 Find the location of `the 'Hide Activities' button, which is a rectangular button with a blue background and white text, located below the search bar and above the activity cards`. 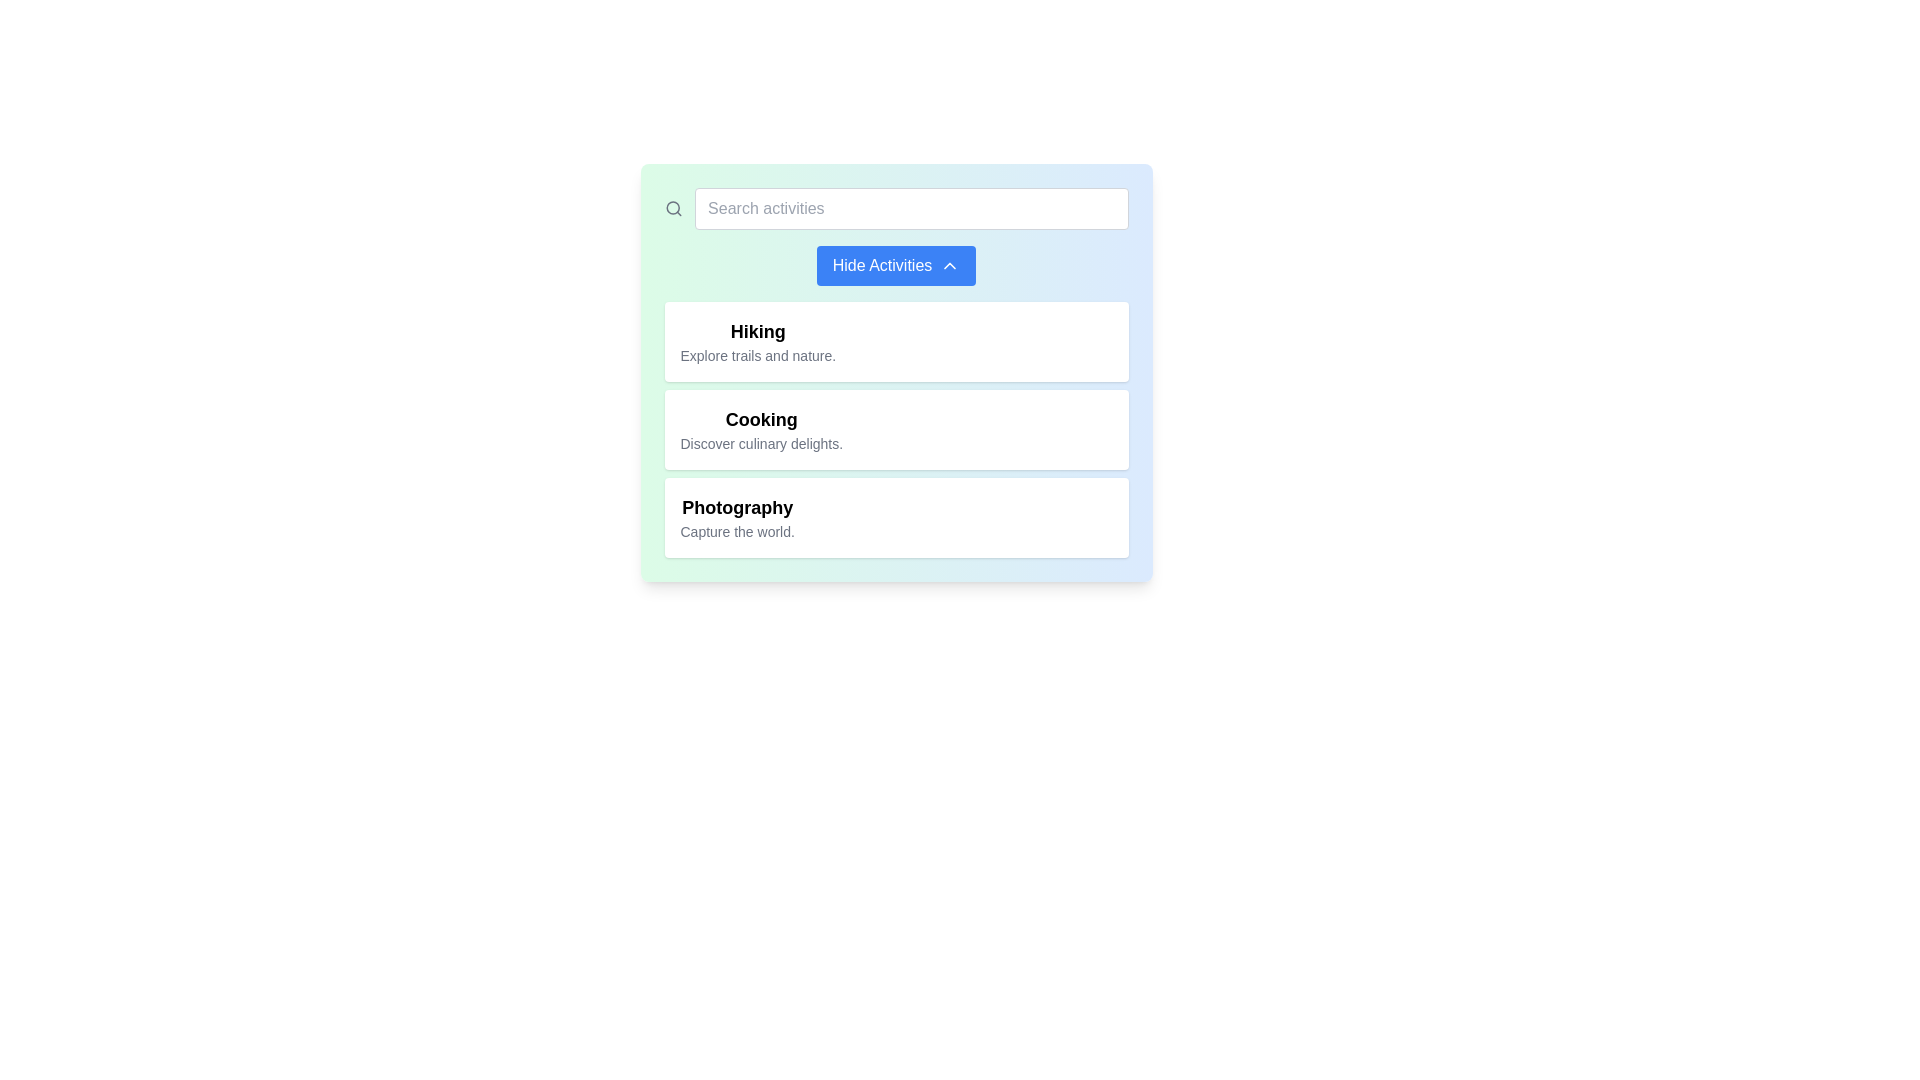

the 'Hide Activities' button, which is a rectangular button with a blue background and white text, located below the search bar and above the activity cards is located at coordinates (895, 265).